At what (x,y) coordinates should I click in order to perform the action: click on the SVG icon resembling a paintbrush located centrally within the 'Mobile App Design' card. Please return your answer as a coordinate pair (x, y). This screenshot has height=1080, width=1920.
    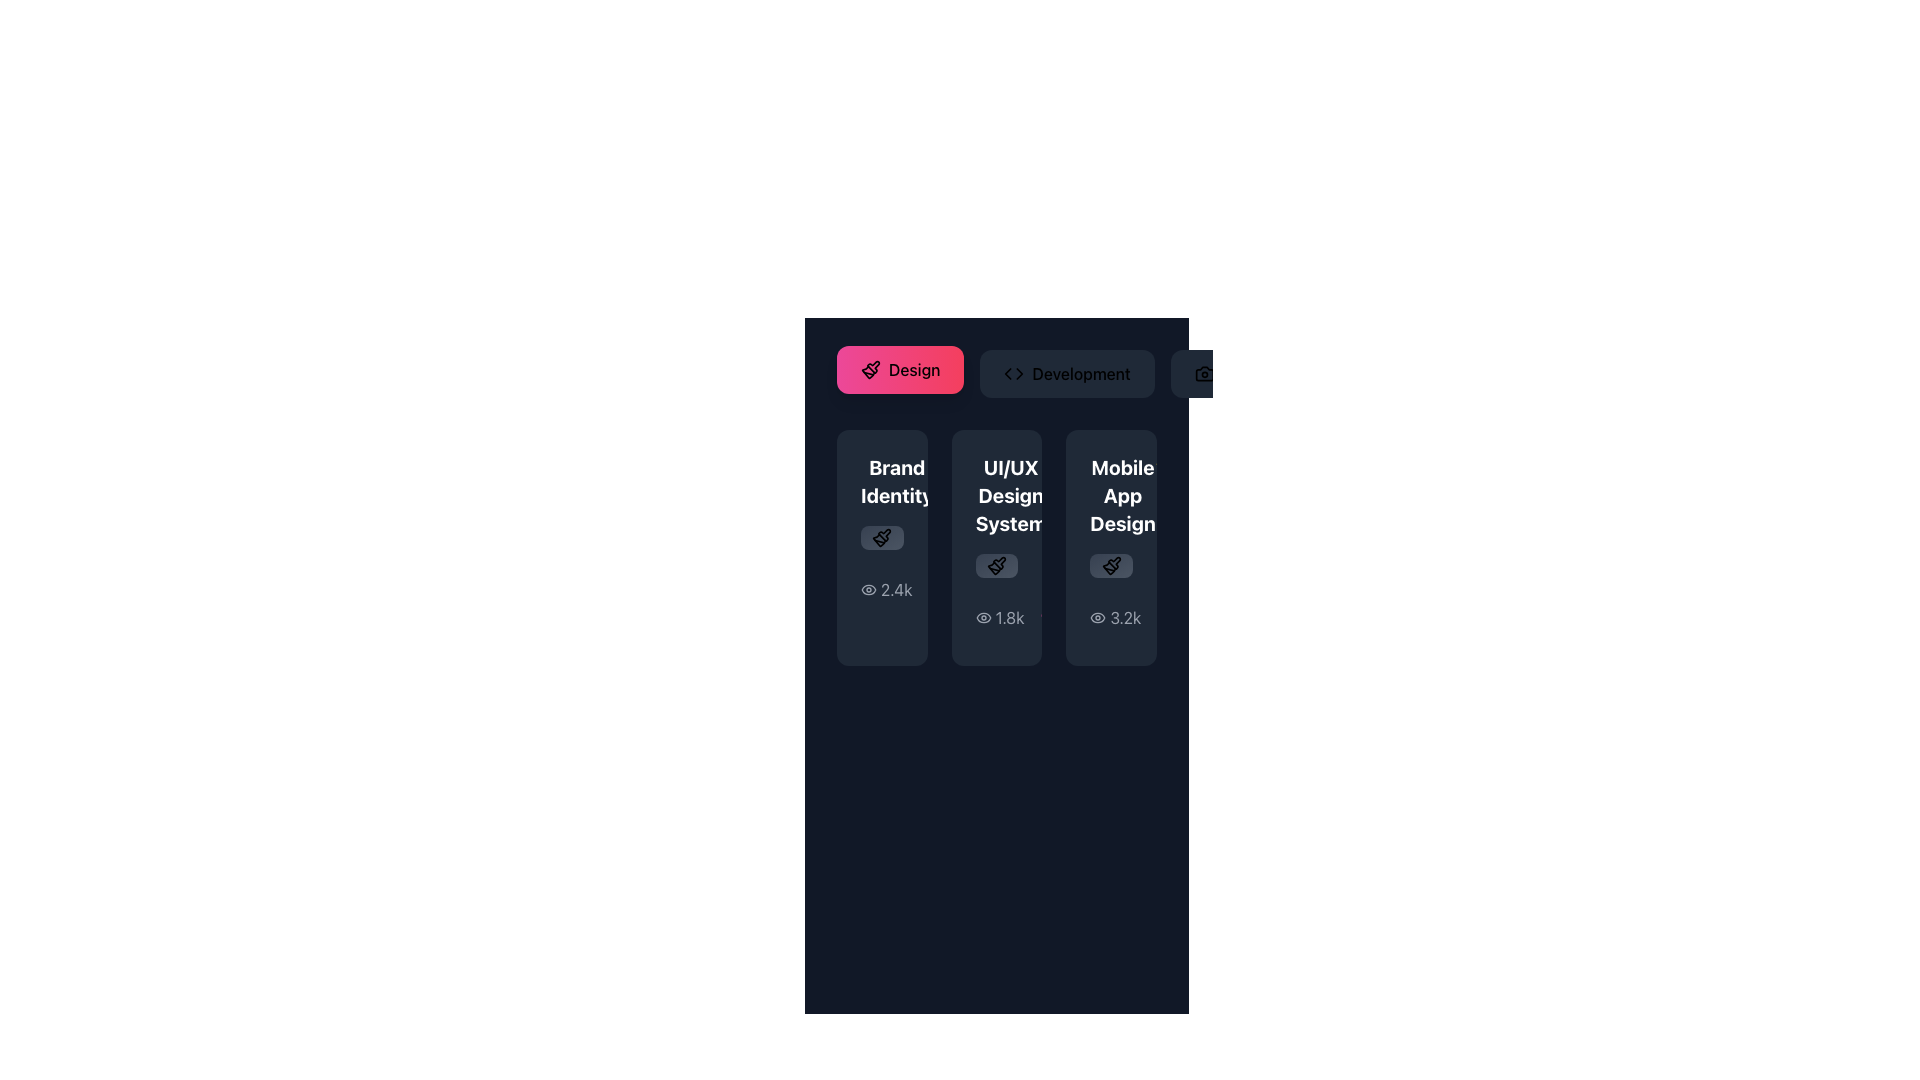
    Looking at the image, I should click on (1110, 566).